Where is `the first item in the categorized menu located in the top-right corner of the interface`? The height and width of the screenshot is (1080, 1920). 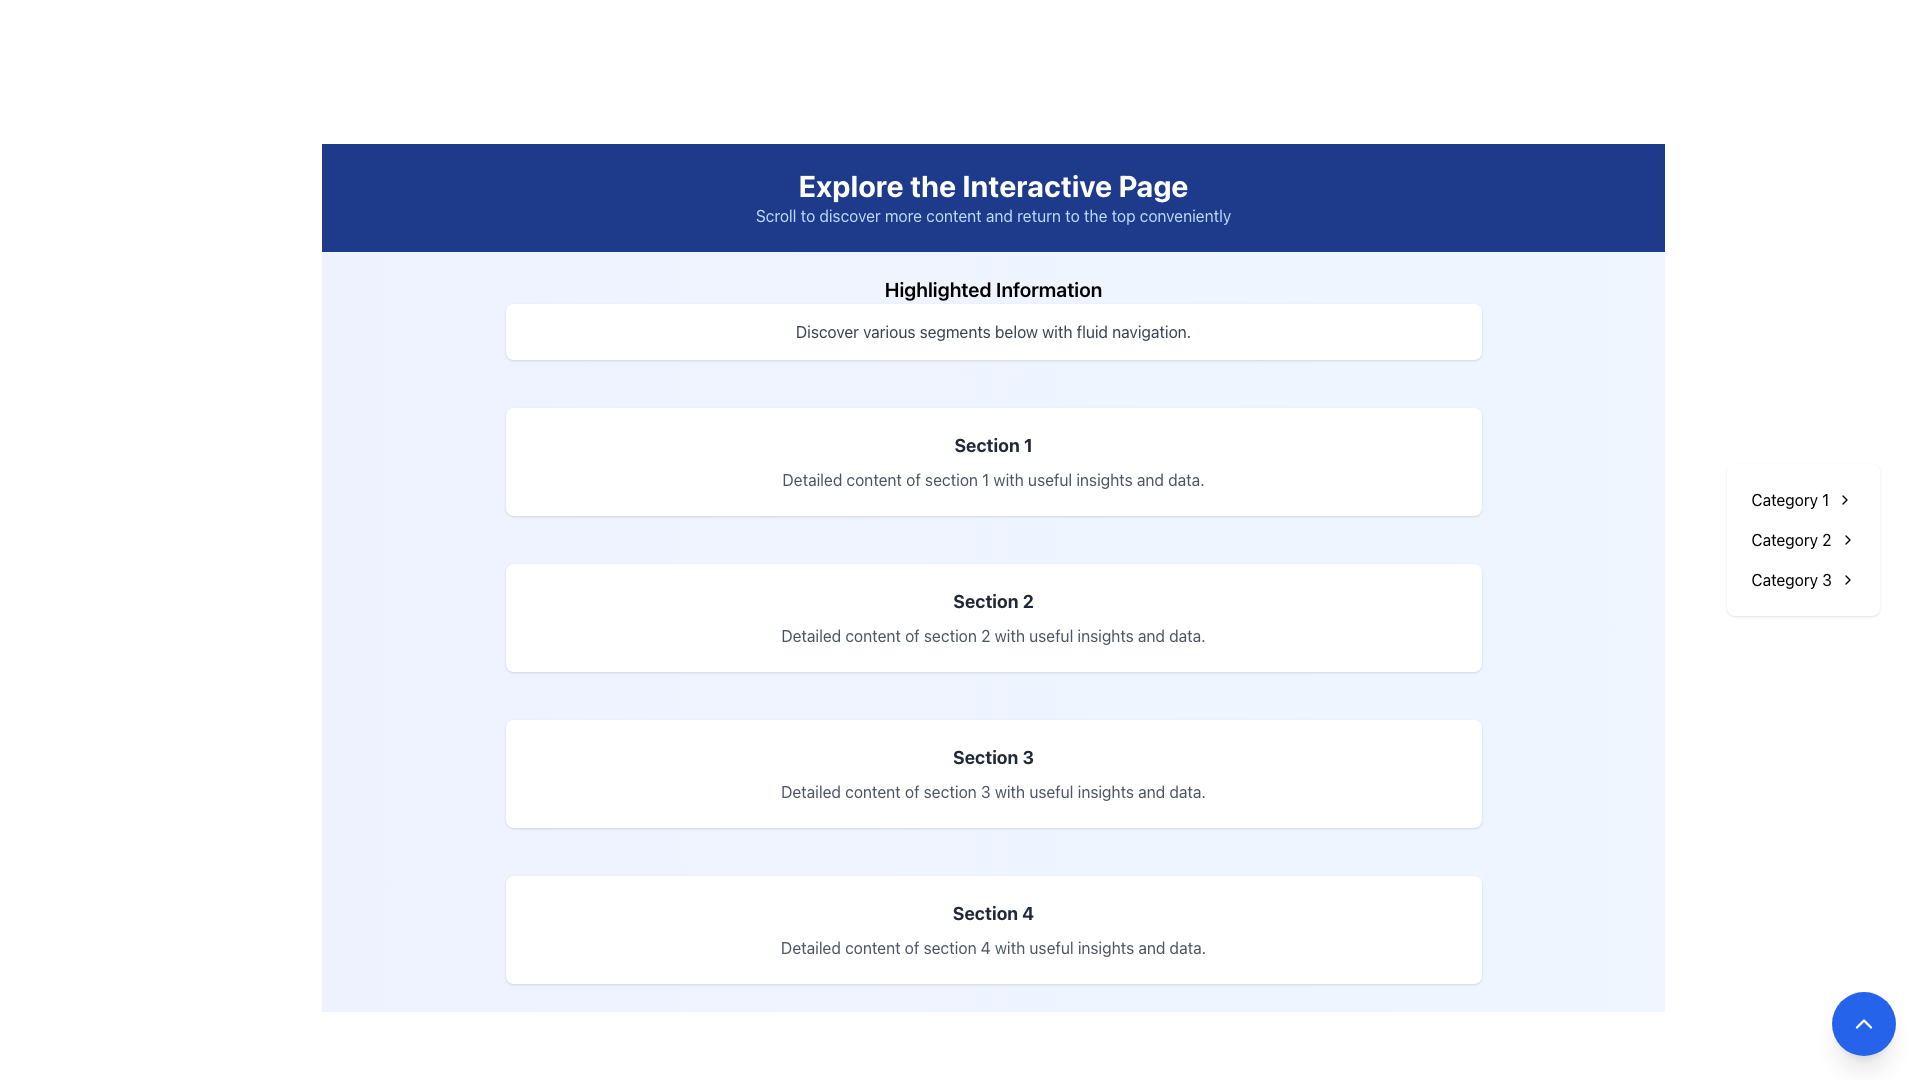
the first item in the categorized menu located in the top-right corner of the interface is located at coordinates (1790, 499).